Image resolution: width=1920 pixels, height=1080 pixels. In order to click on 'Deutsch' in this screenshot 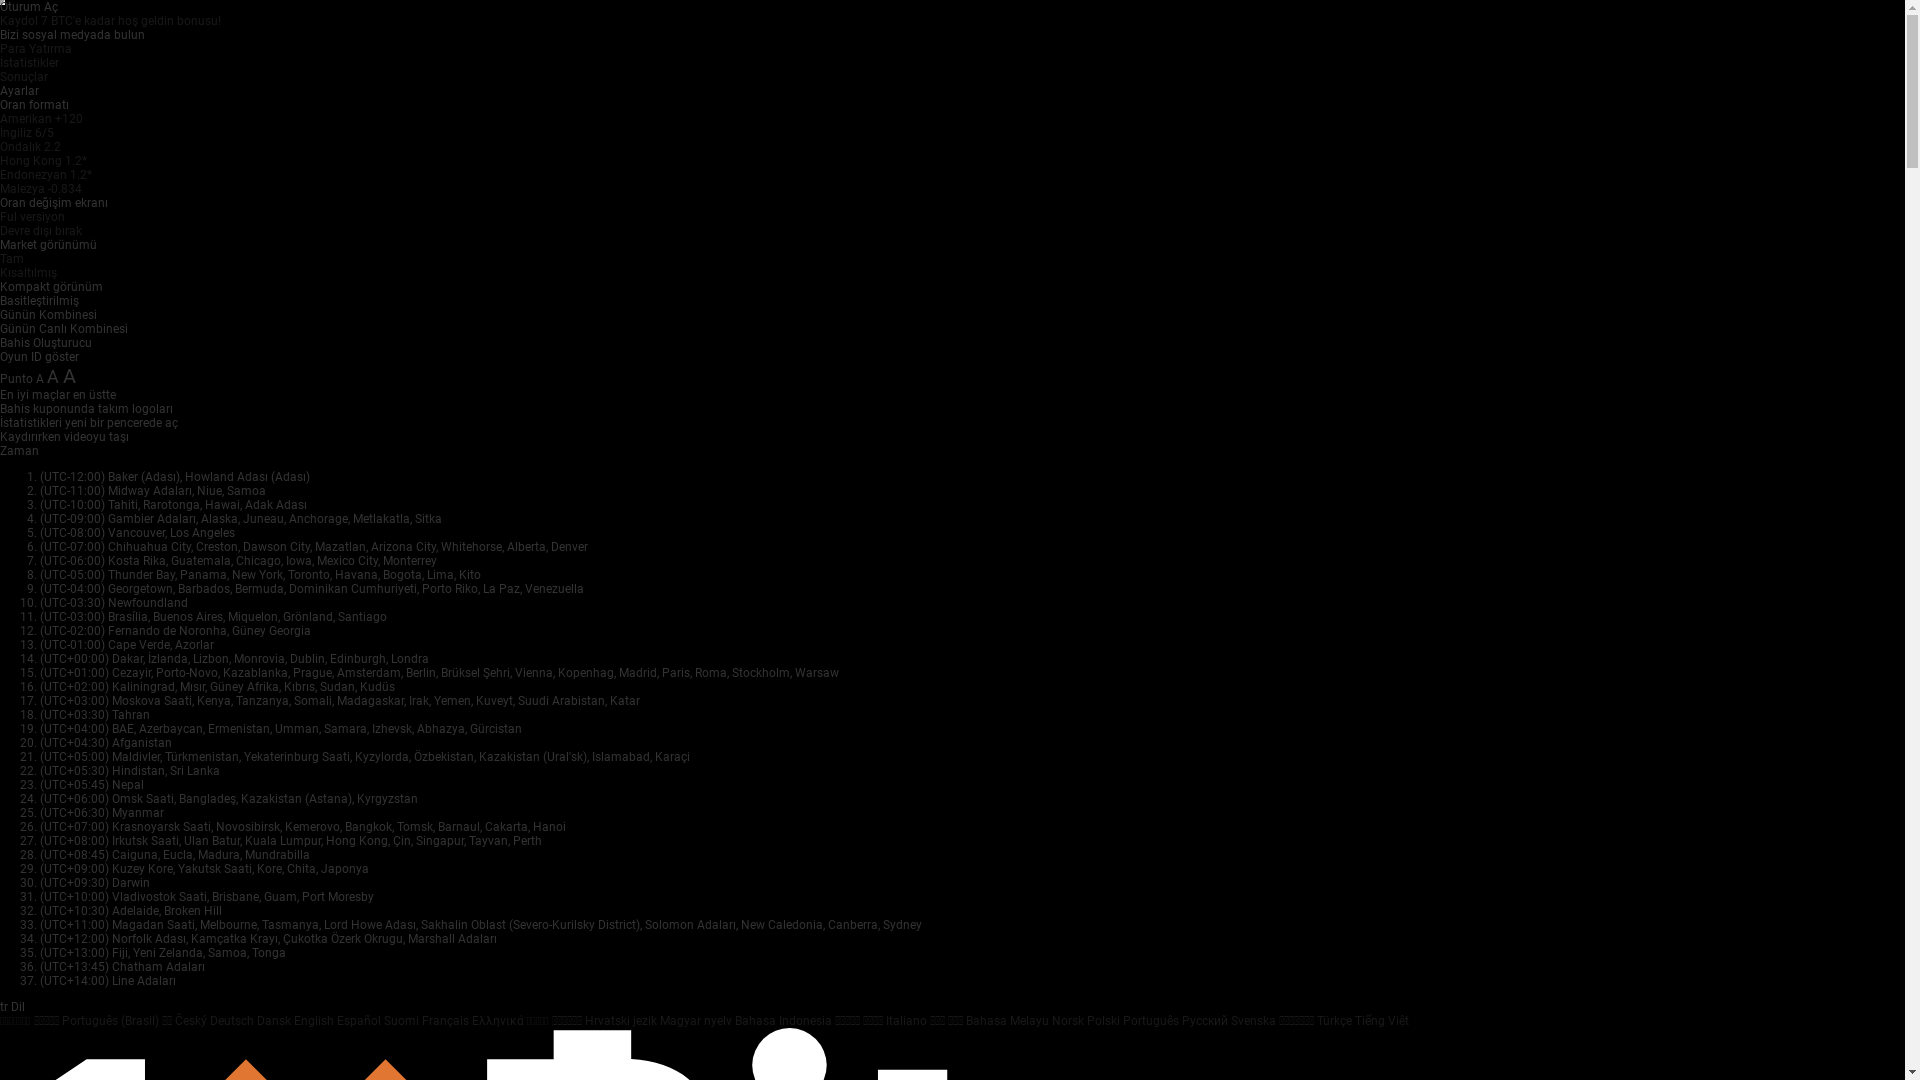, I will do `click(233, 1021)`.